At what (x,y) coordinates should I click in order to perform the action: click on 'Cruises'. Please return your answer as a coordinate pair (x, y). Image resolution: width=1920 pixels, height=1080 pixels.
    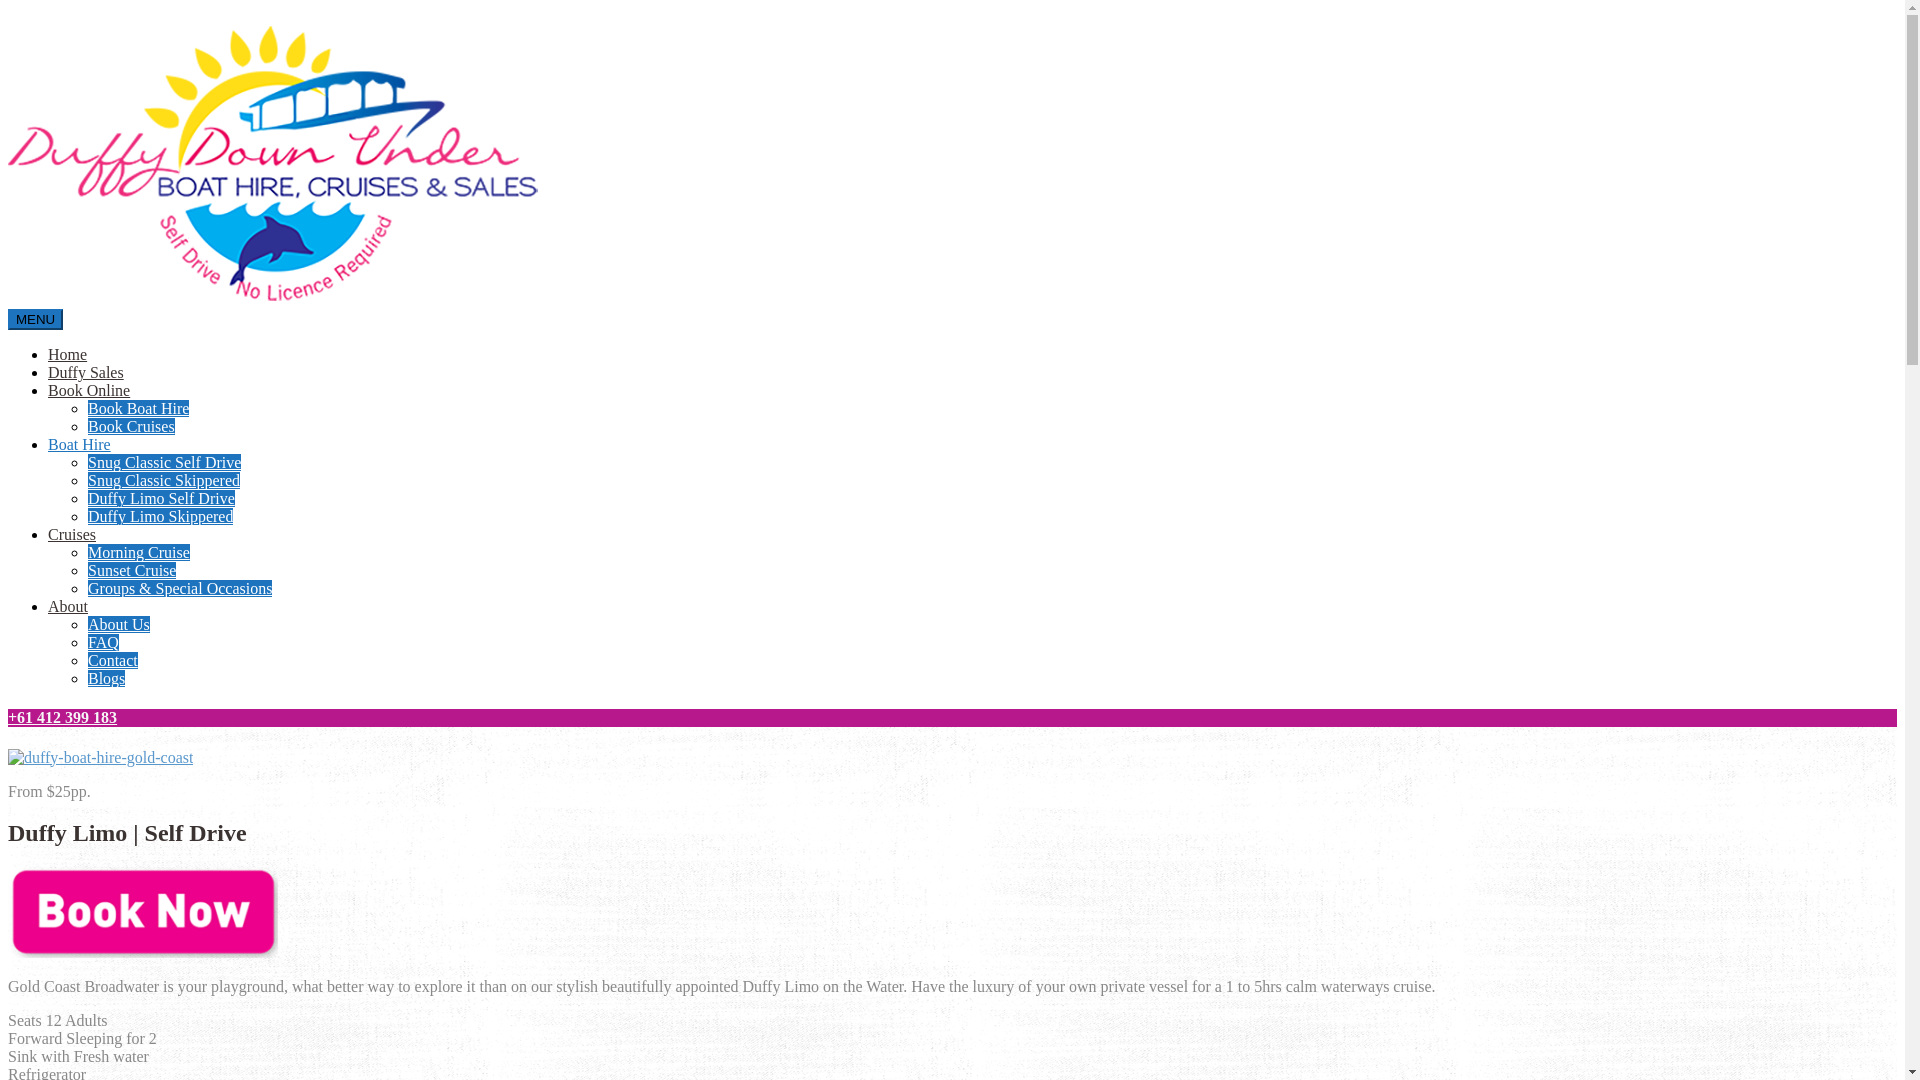
    Looking at the image, I should click on (72, 533).